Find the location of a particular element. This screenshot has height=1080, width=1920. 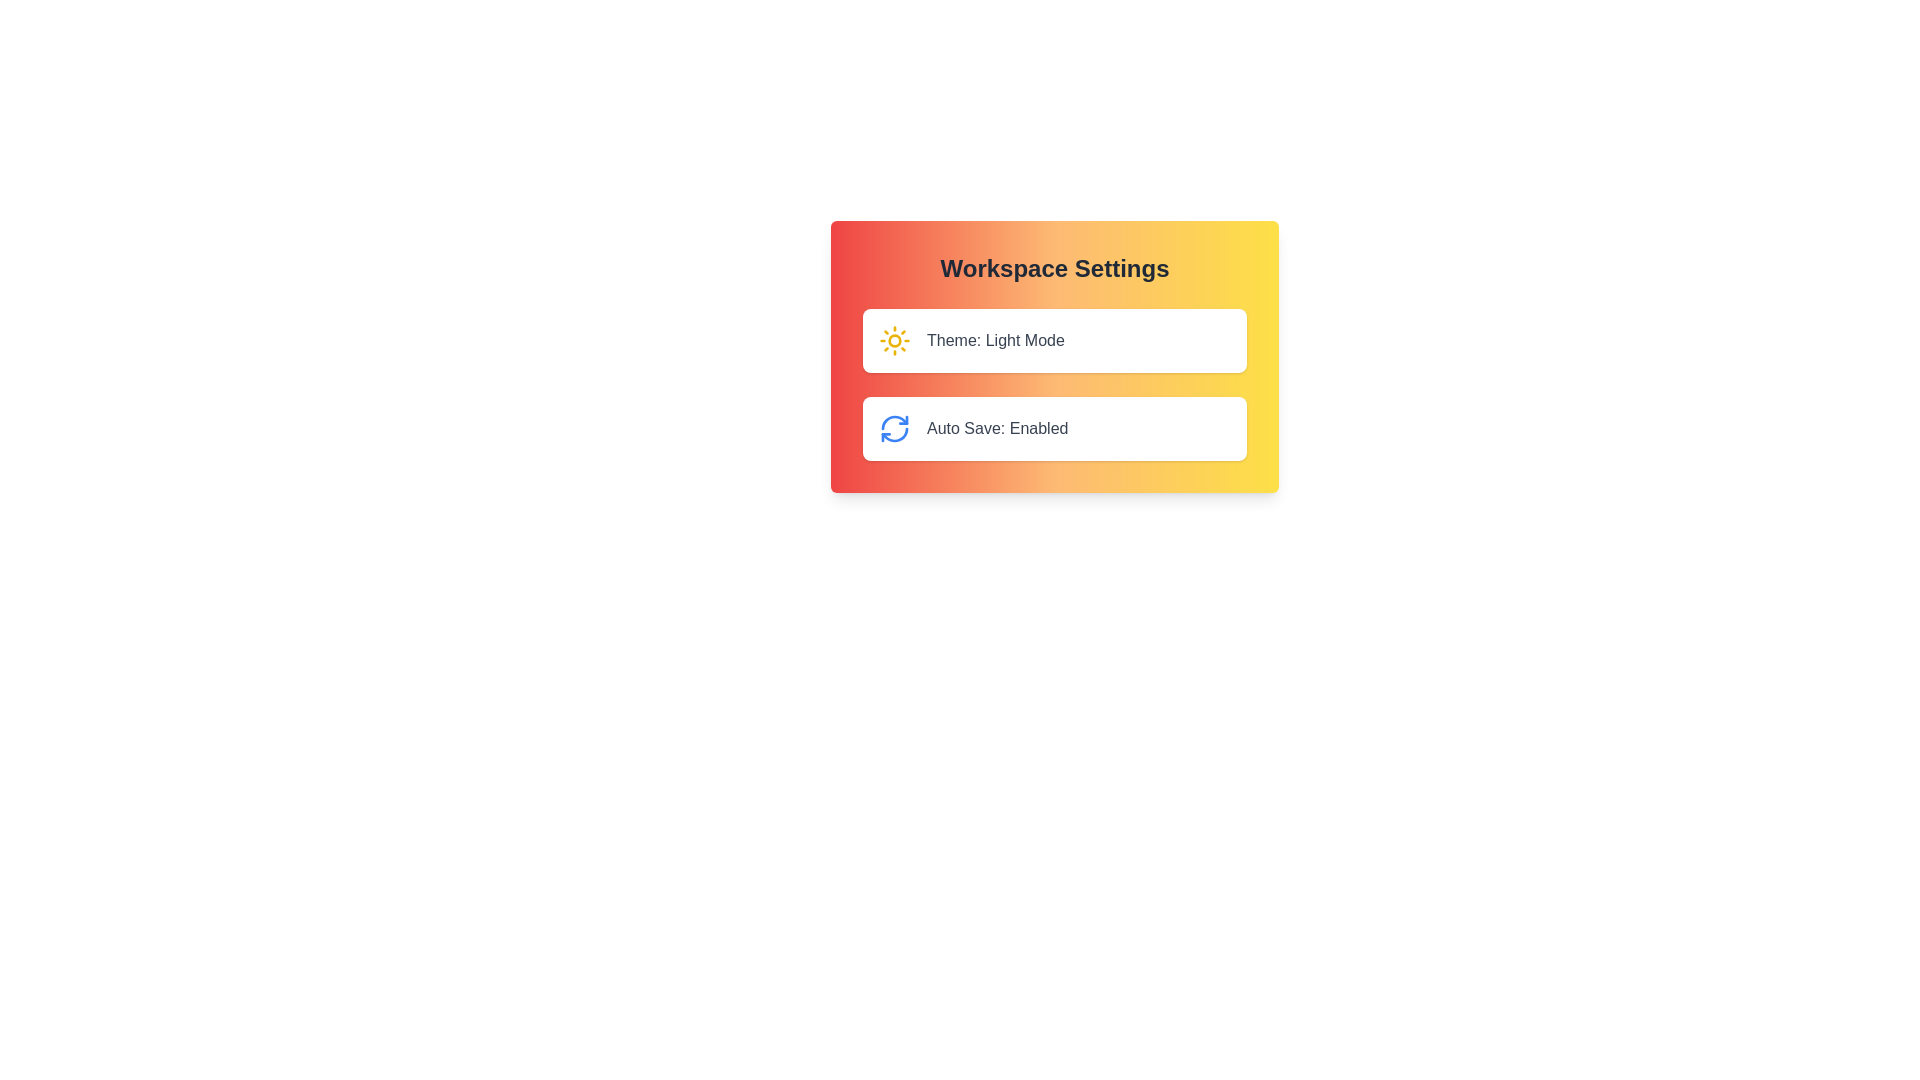

the sun icon to toggle the theme from light mode to dark mode is located at coordinates (893, 339).